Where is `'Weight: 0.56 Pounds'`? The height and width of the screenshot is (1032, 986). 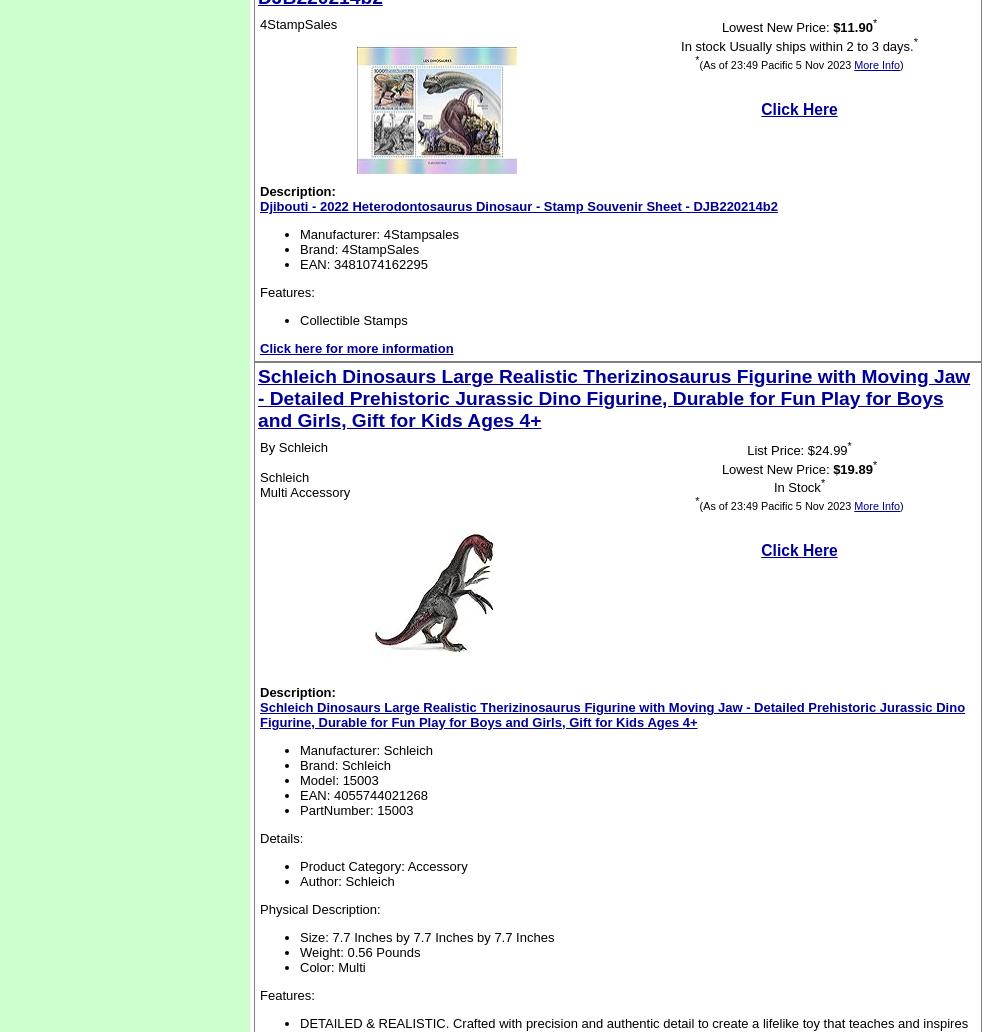 'Weight: 0.56 Pounds' is located at coordinates (358, 951).